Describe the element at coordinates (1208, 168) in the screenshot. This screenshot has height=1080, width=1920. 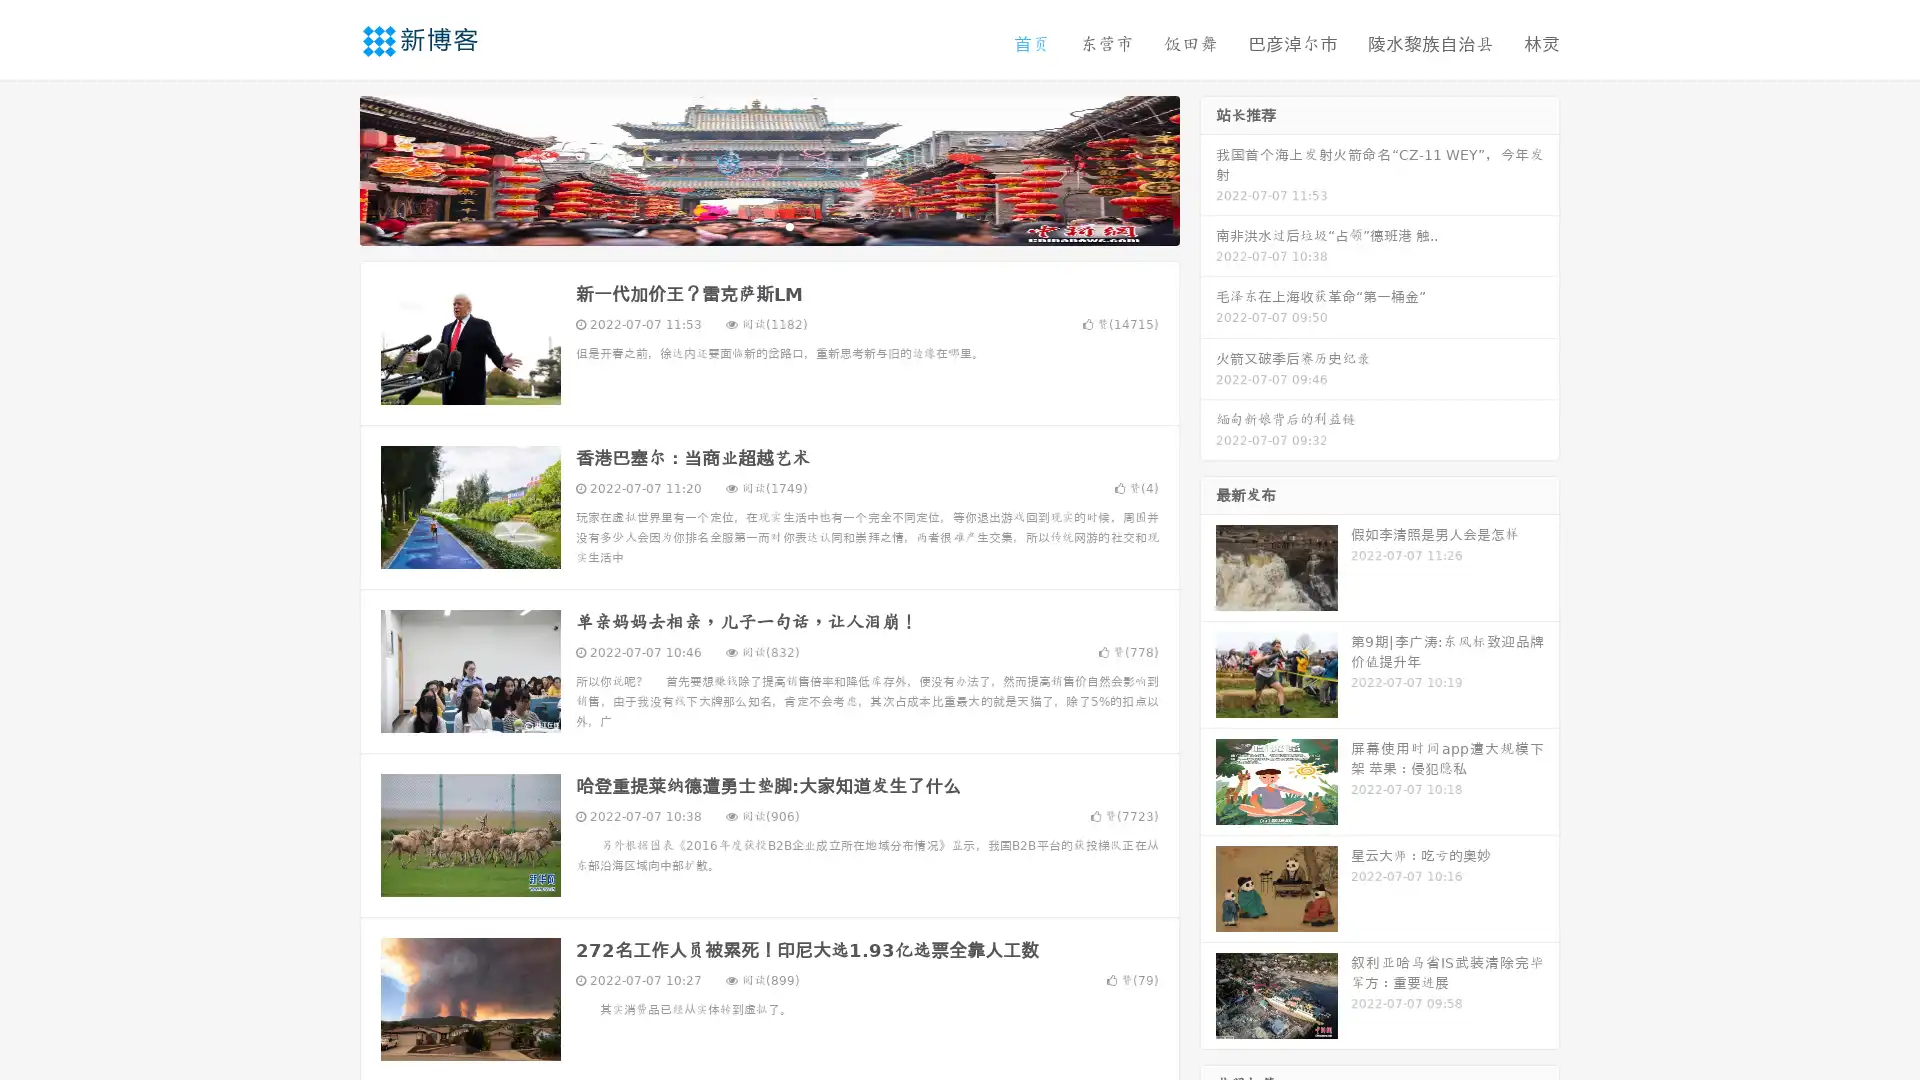
I see `Next slide` at that location.